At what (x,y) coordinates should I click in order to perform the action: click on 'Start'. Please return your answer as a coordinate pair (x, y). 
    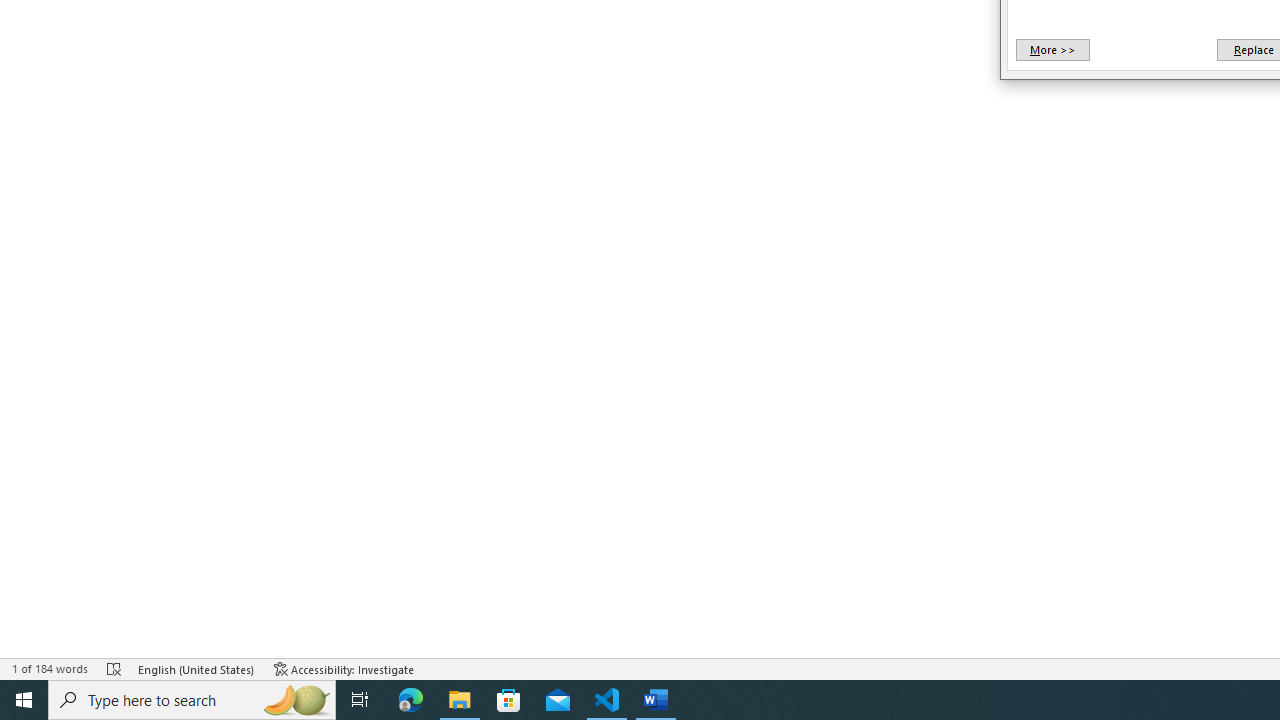
    Looking at the image, I should click on (24, 698).